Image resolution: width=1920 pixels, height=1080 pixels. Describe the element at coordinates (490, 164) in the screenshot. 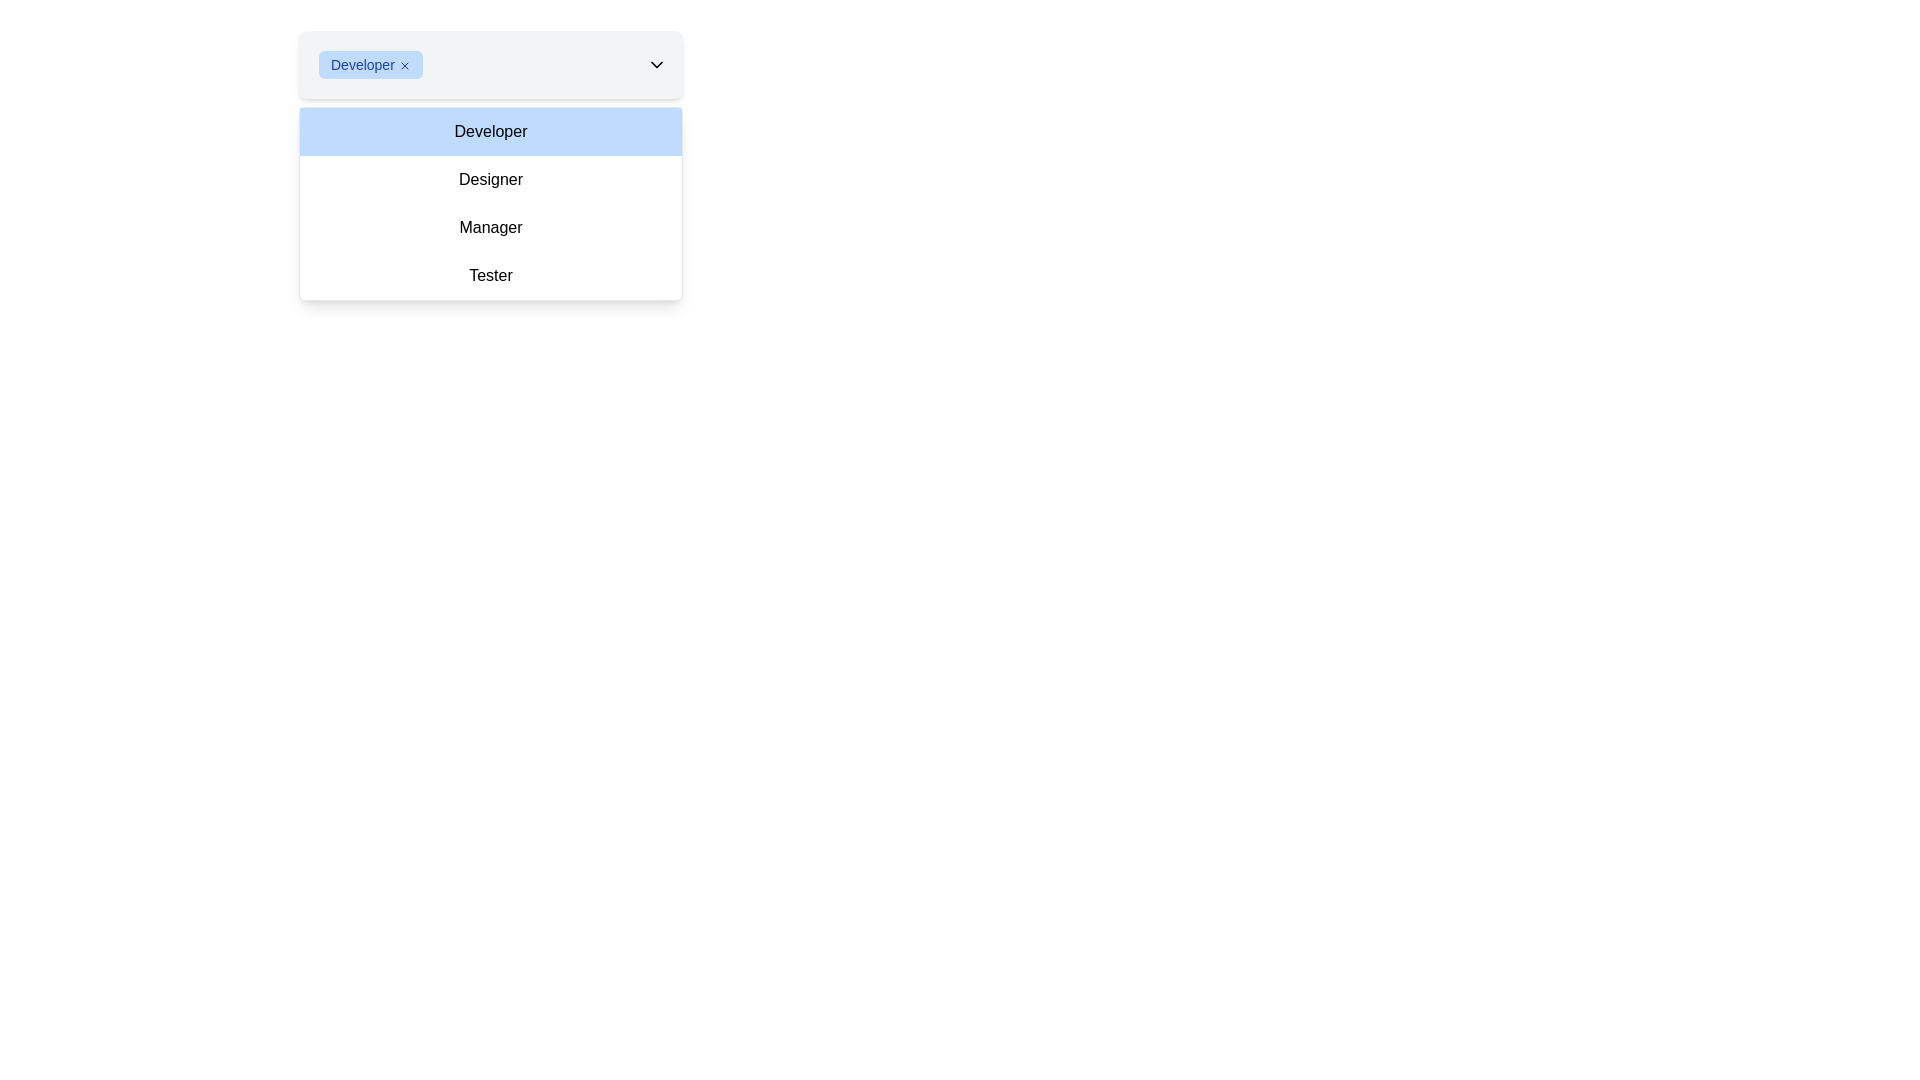

I see `the first item in the dropdown menu that indicates the role 'Developer'` at that location.